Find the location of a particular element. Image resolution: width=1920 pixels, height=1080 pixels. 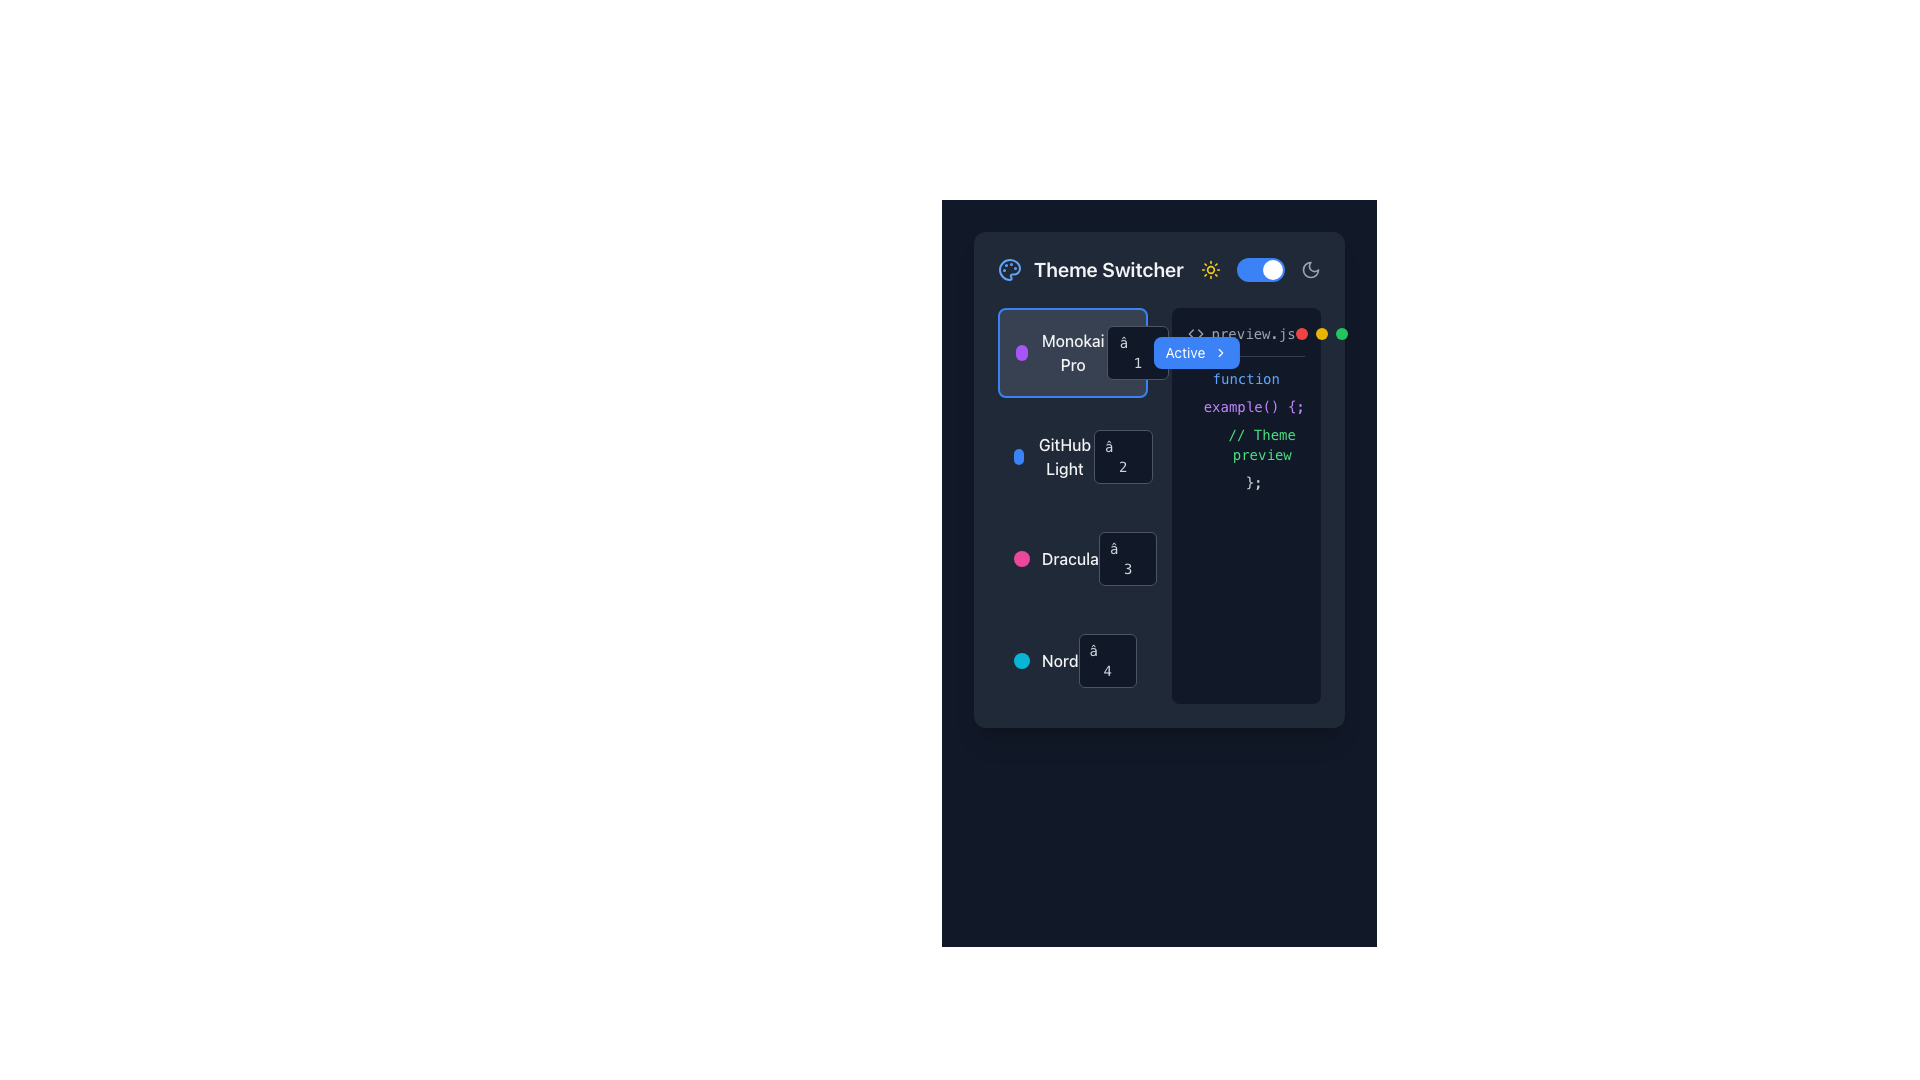

the nighttime or dark mode theme icon located at the top-right corner of the theme switcher section, adjacent to the toggle switch element is located at coordinates (1310, 270).